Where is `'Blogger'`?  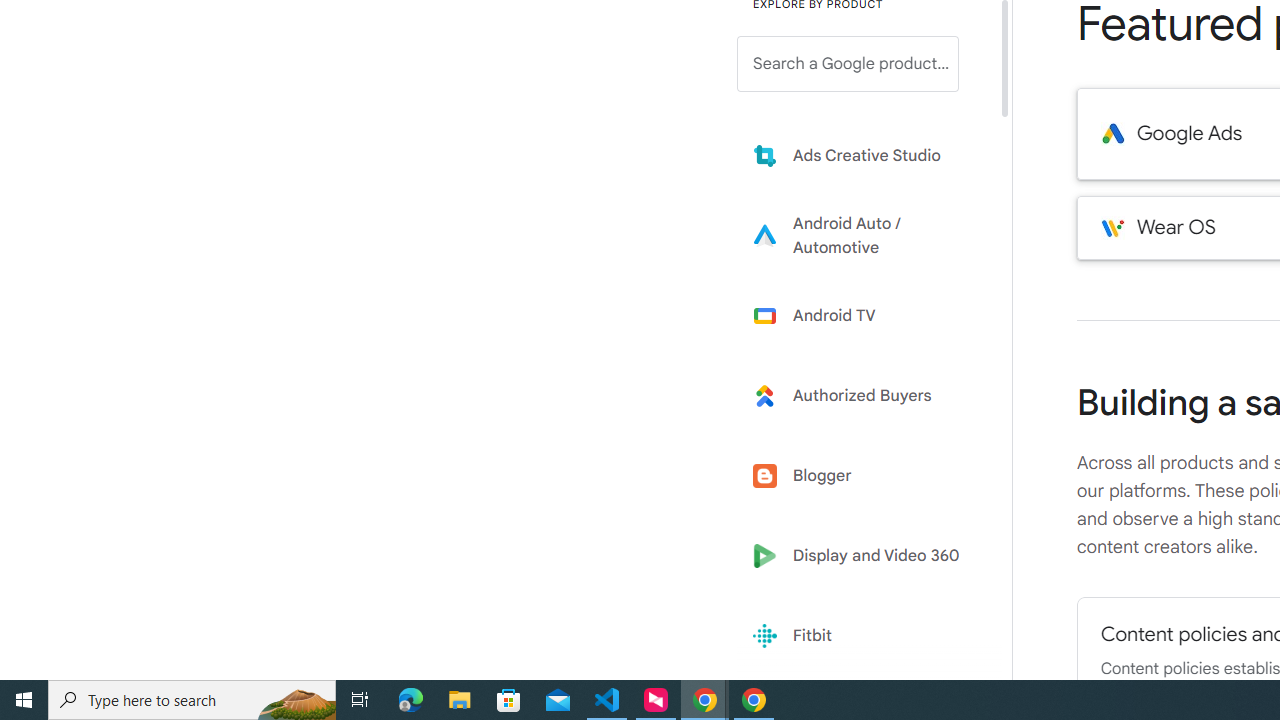
'Blogger' is located at coordinates (862, 476).